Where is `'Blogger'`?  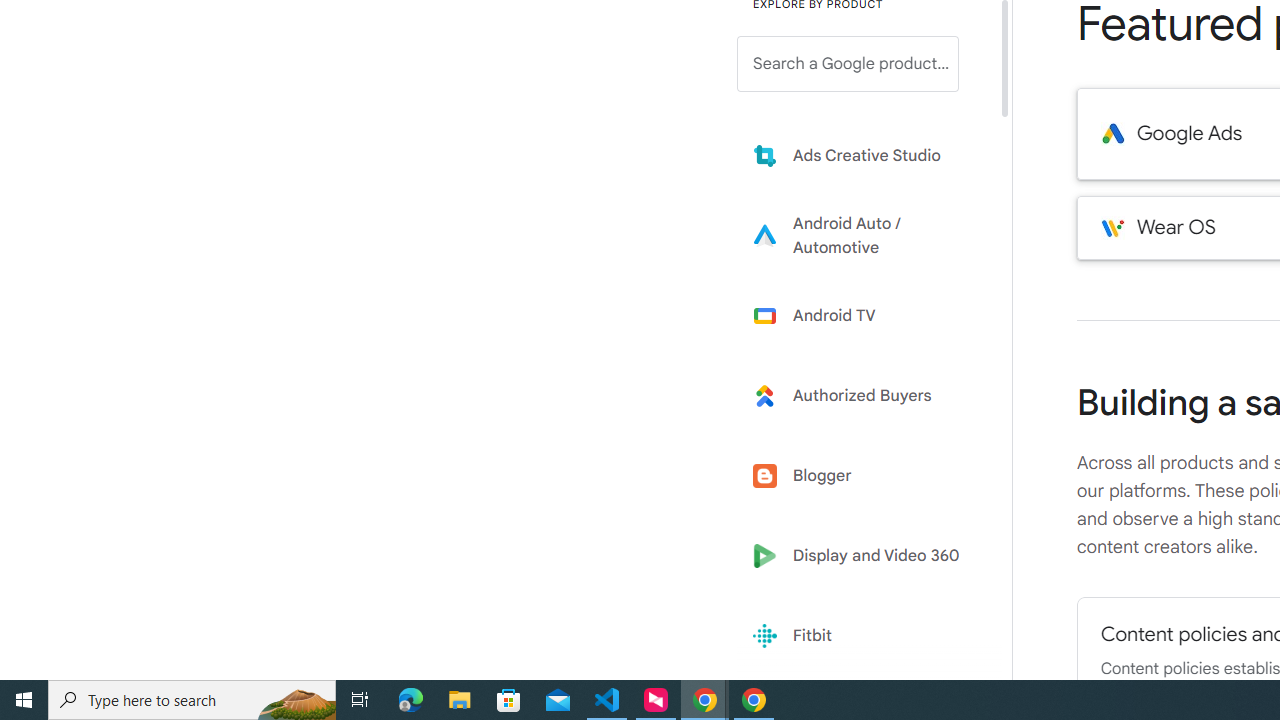
'Blogger' is located at coordinates (862, 476).